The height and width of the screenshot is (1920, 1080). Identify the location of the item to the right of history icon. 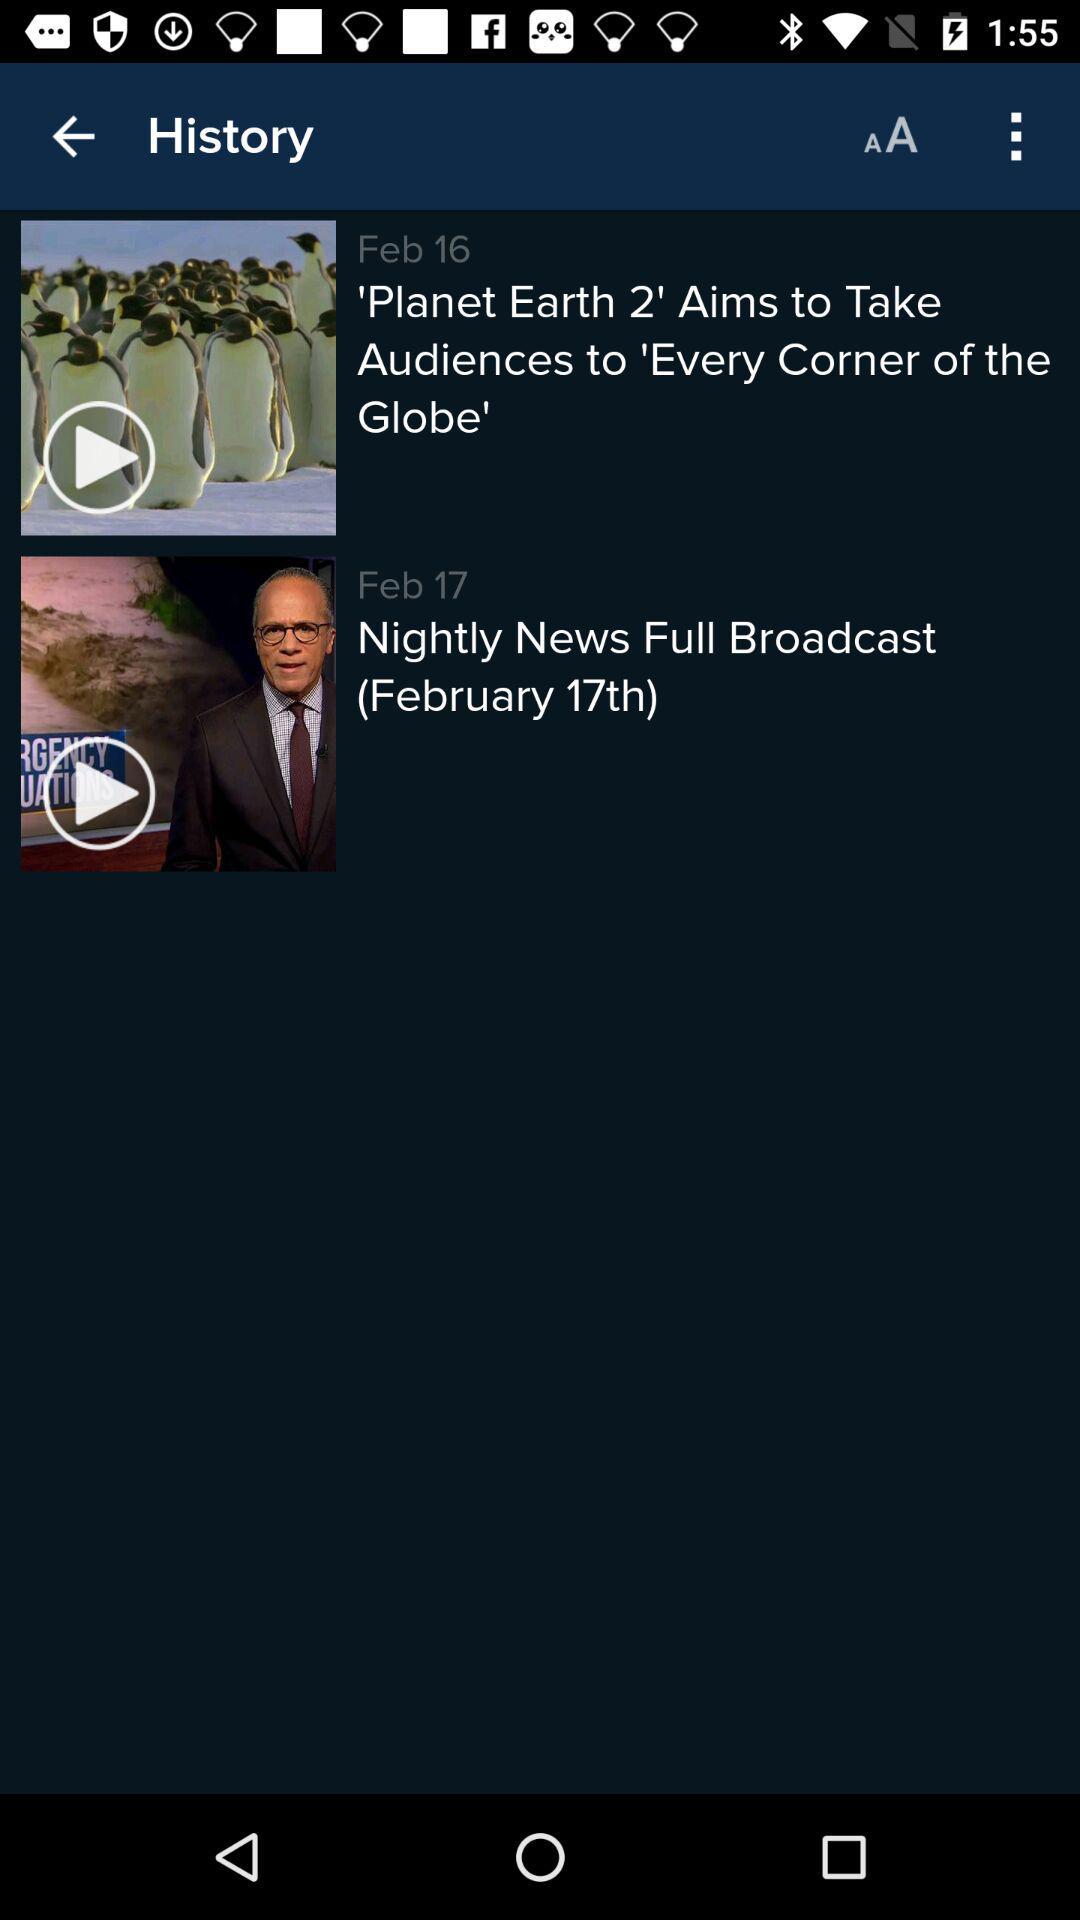
(889, 135).